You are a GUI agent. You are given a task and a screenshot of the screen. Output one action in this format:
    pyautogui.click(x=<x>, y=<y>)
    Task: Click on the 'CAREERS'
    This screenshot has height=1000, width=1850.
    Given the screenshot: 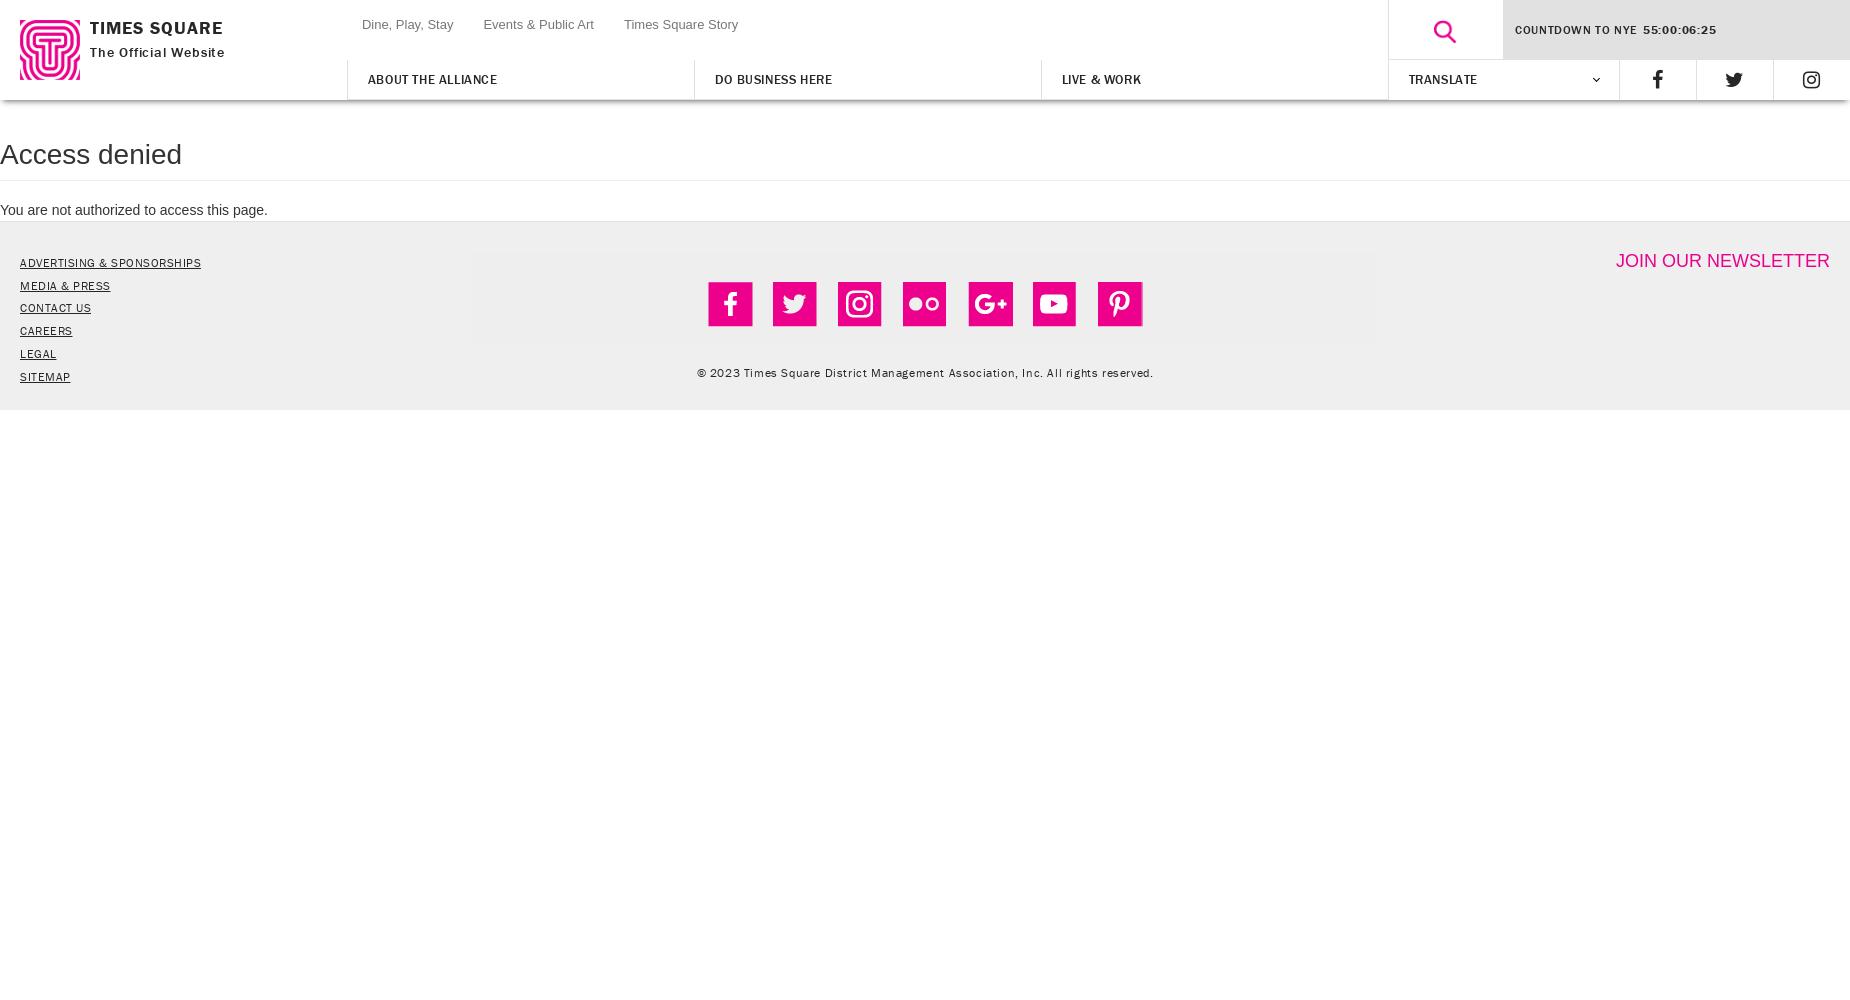 What is the action you would take?
    pyautogui.click(x=45, y=329)
    